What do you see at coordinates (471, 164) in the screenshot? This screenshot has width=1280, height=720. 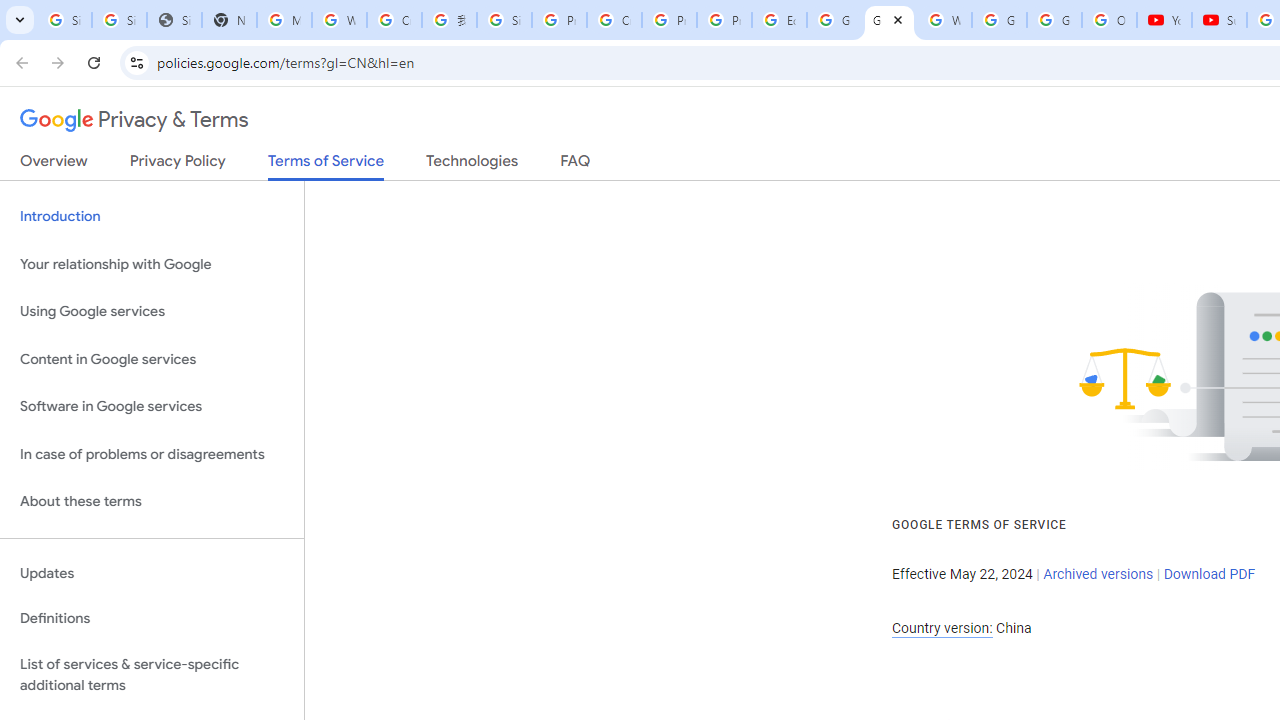 I see `'Technologies'` at bounding box center [471, 164].